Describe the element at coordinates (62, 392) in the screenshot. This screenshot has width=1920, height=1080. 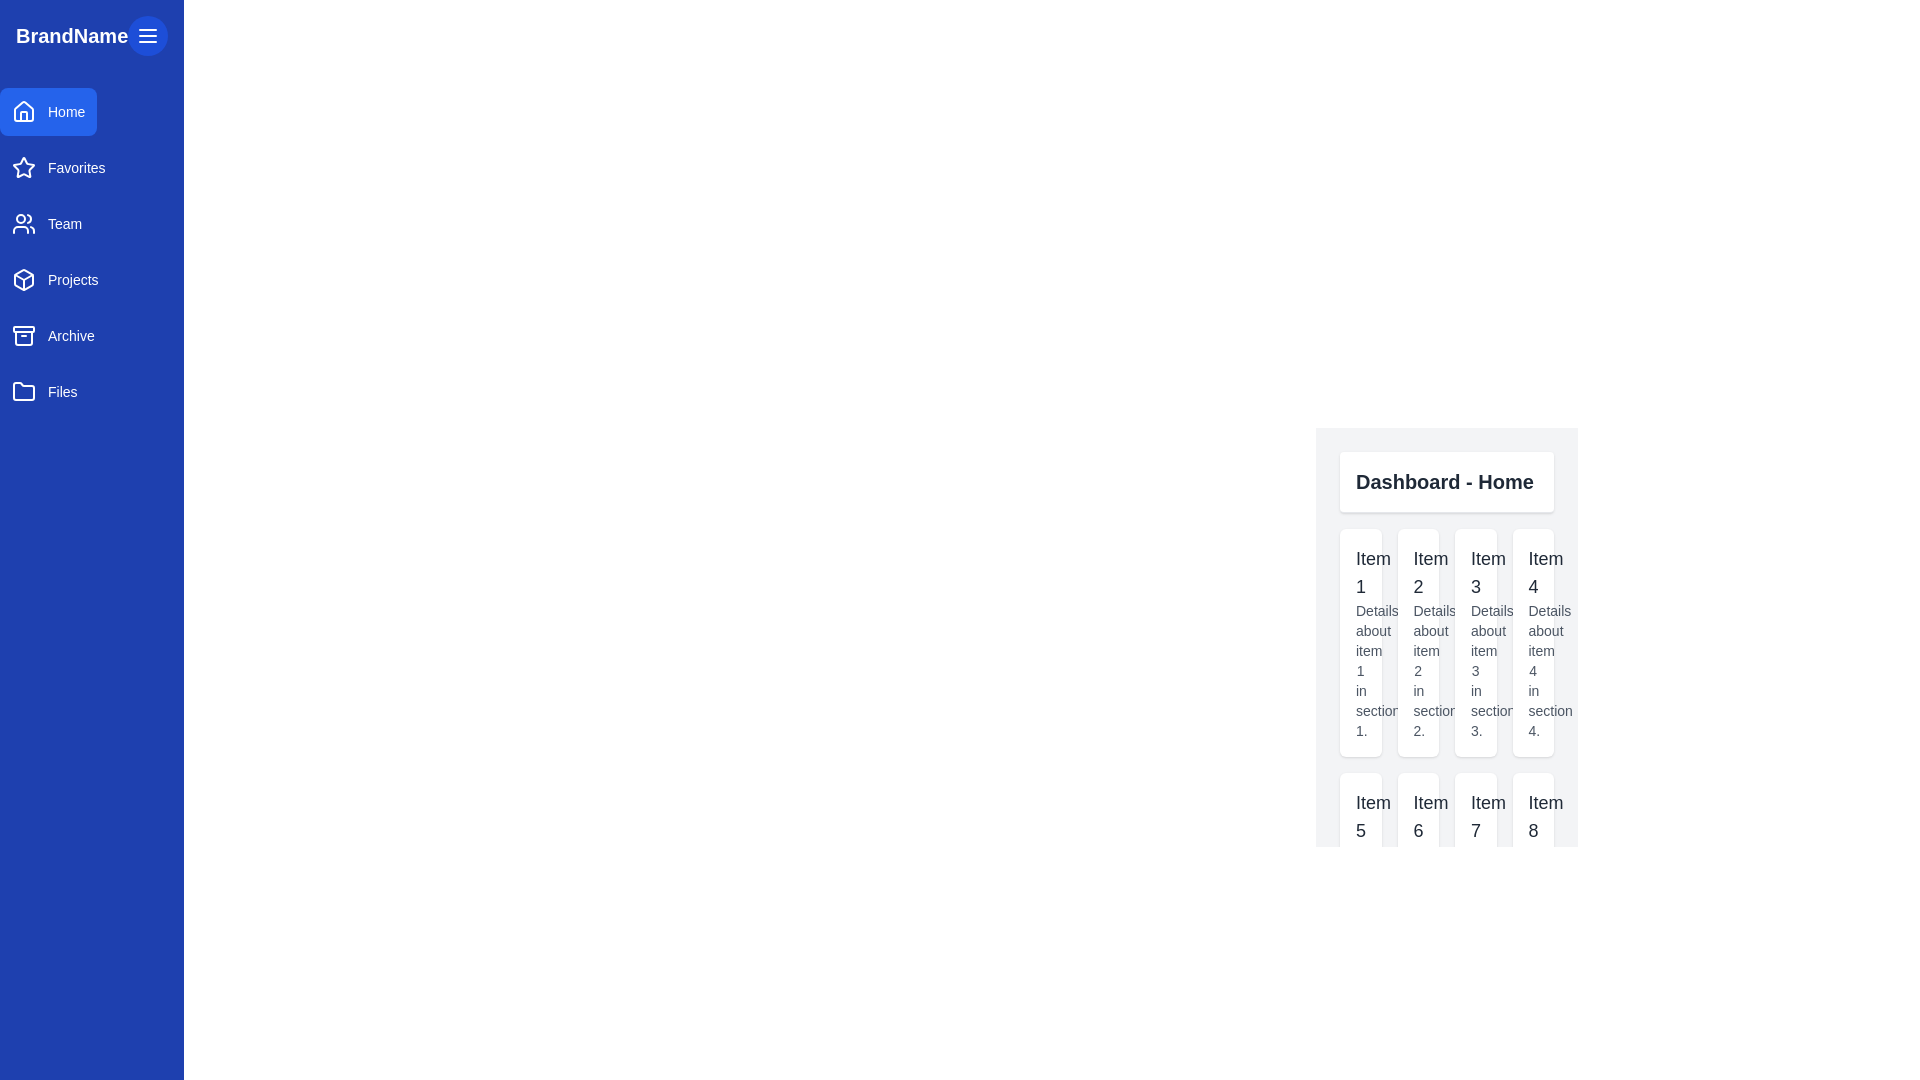
I see `the 'Files' label in the sidebar menu` at that location.